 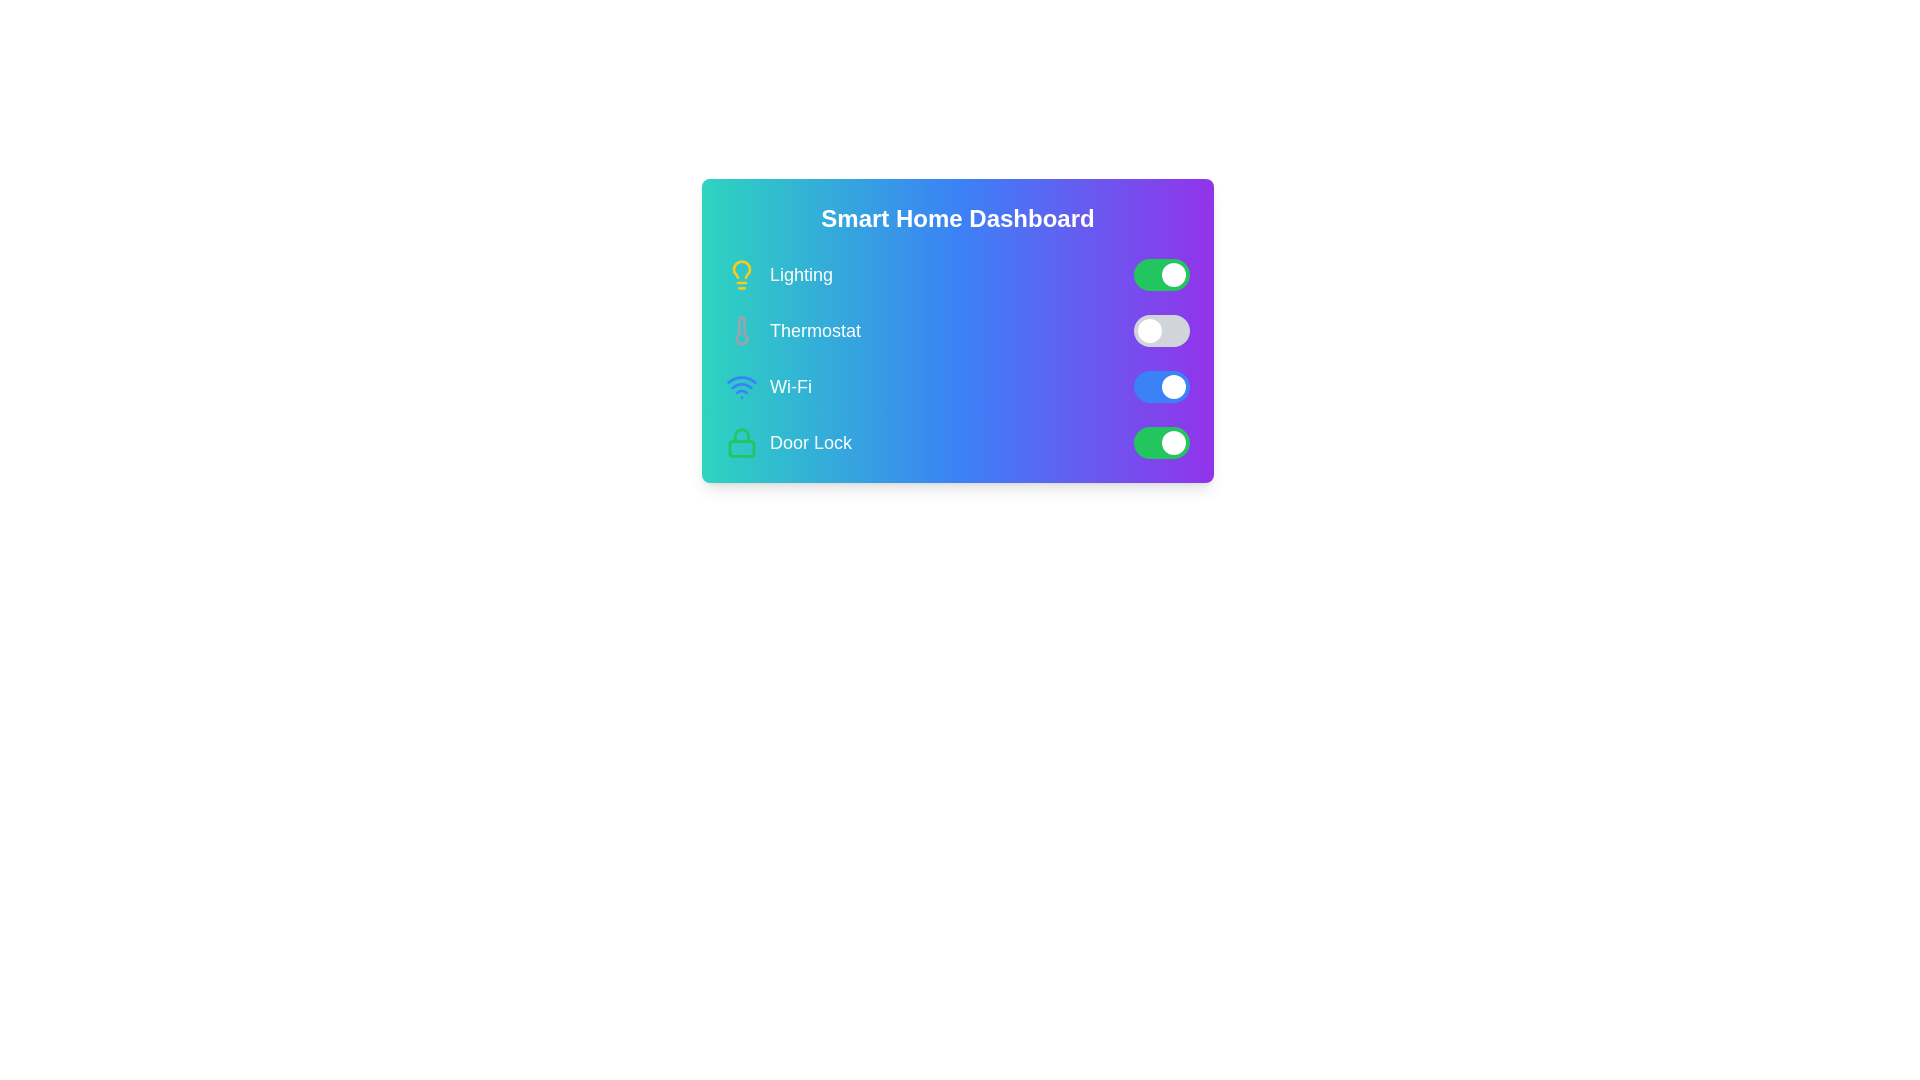 What do you see at coordinates (741, 330) in the screenshot?
I see `the vertical thermometer-like icon located in the 'Thermostat' row of the 'Smart Home Dashboard', positioned to the left of the text 'Thermostat'` at bounding box center [741, 330].